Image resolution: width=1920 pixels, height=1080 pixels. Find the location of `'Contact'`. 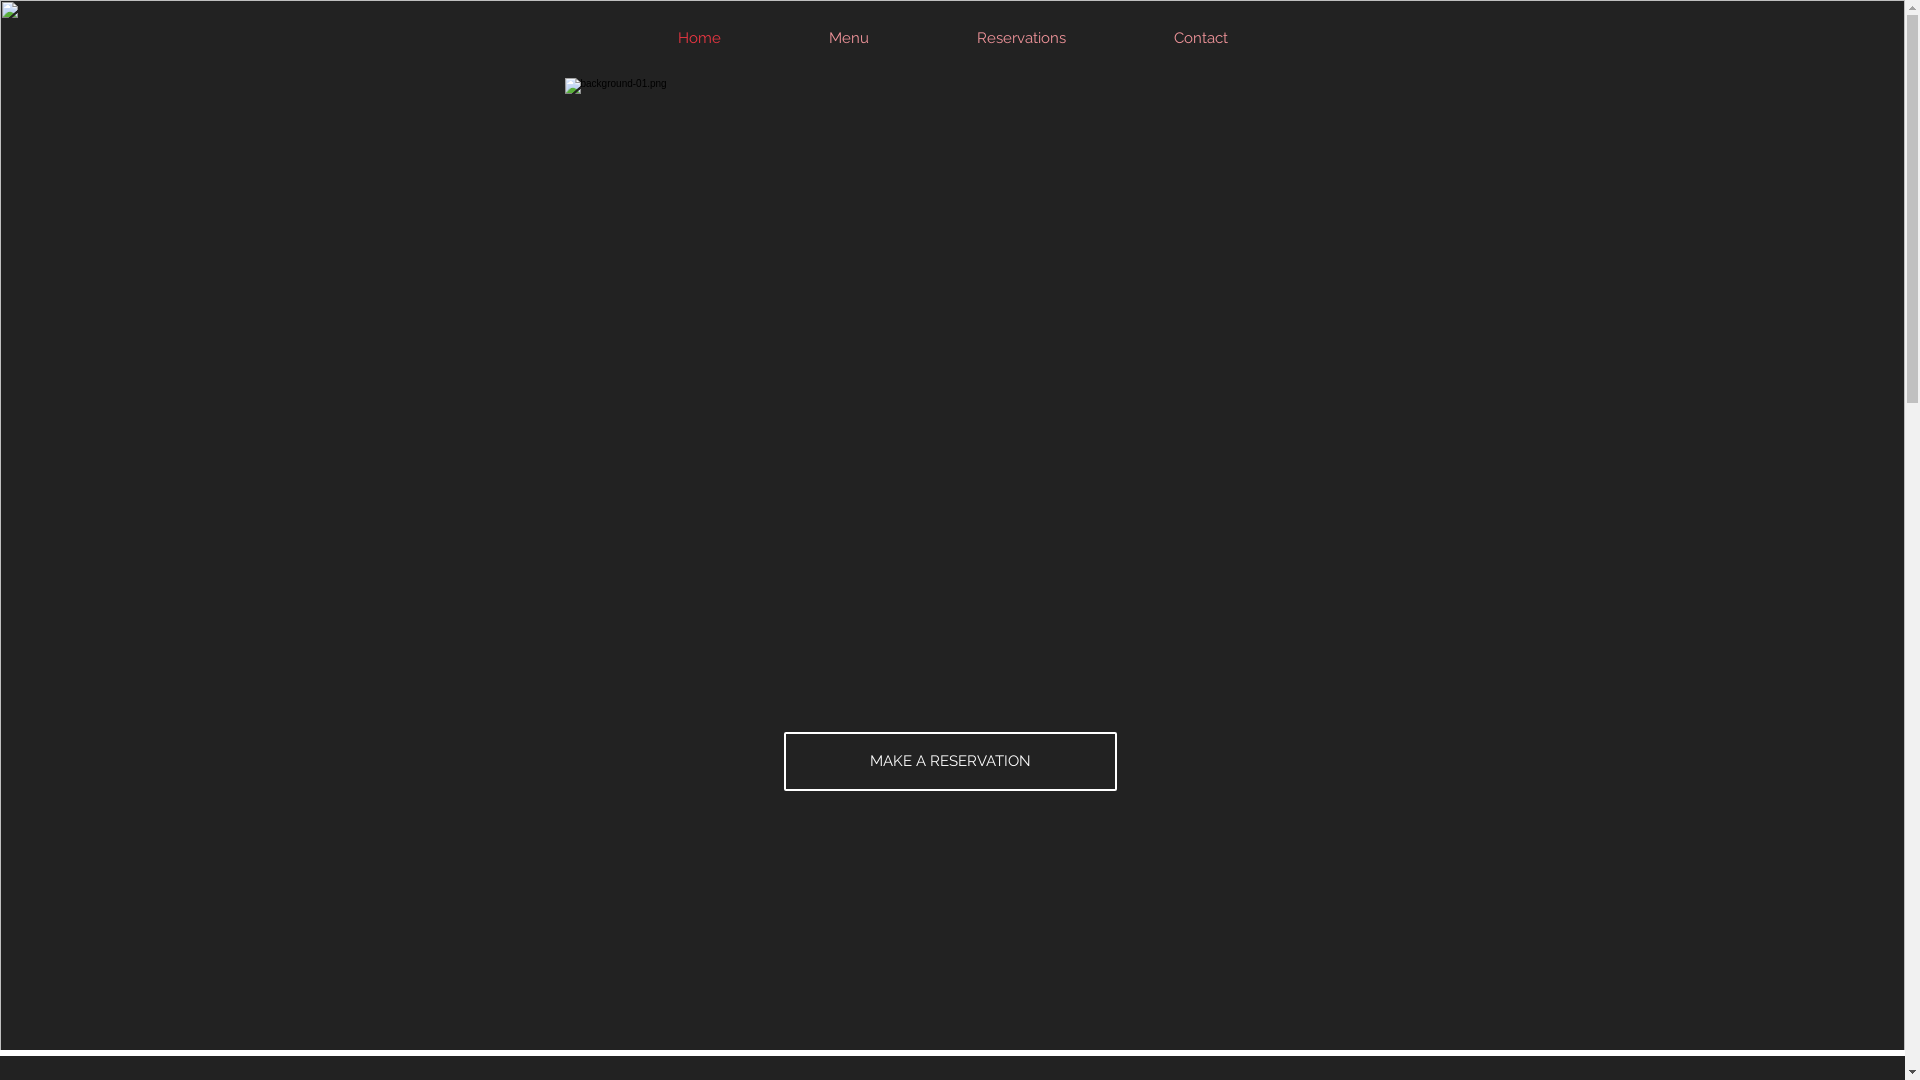

'Contact' is located at coordinates (1200, 38).